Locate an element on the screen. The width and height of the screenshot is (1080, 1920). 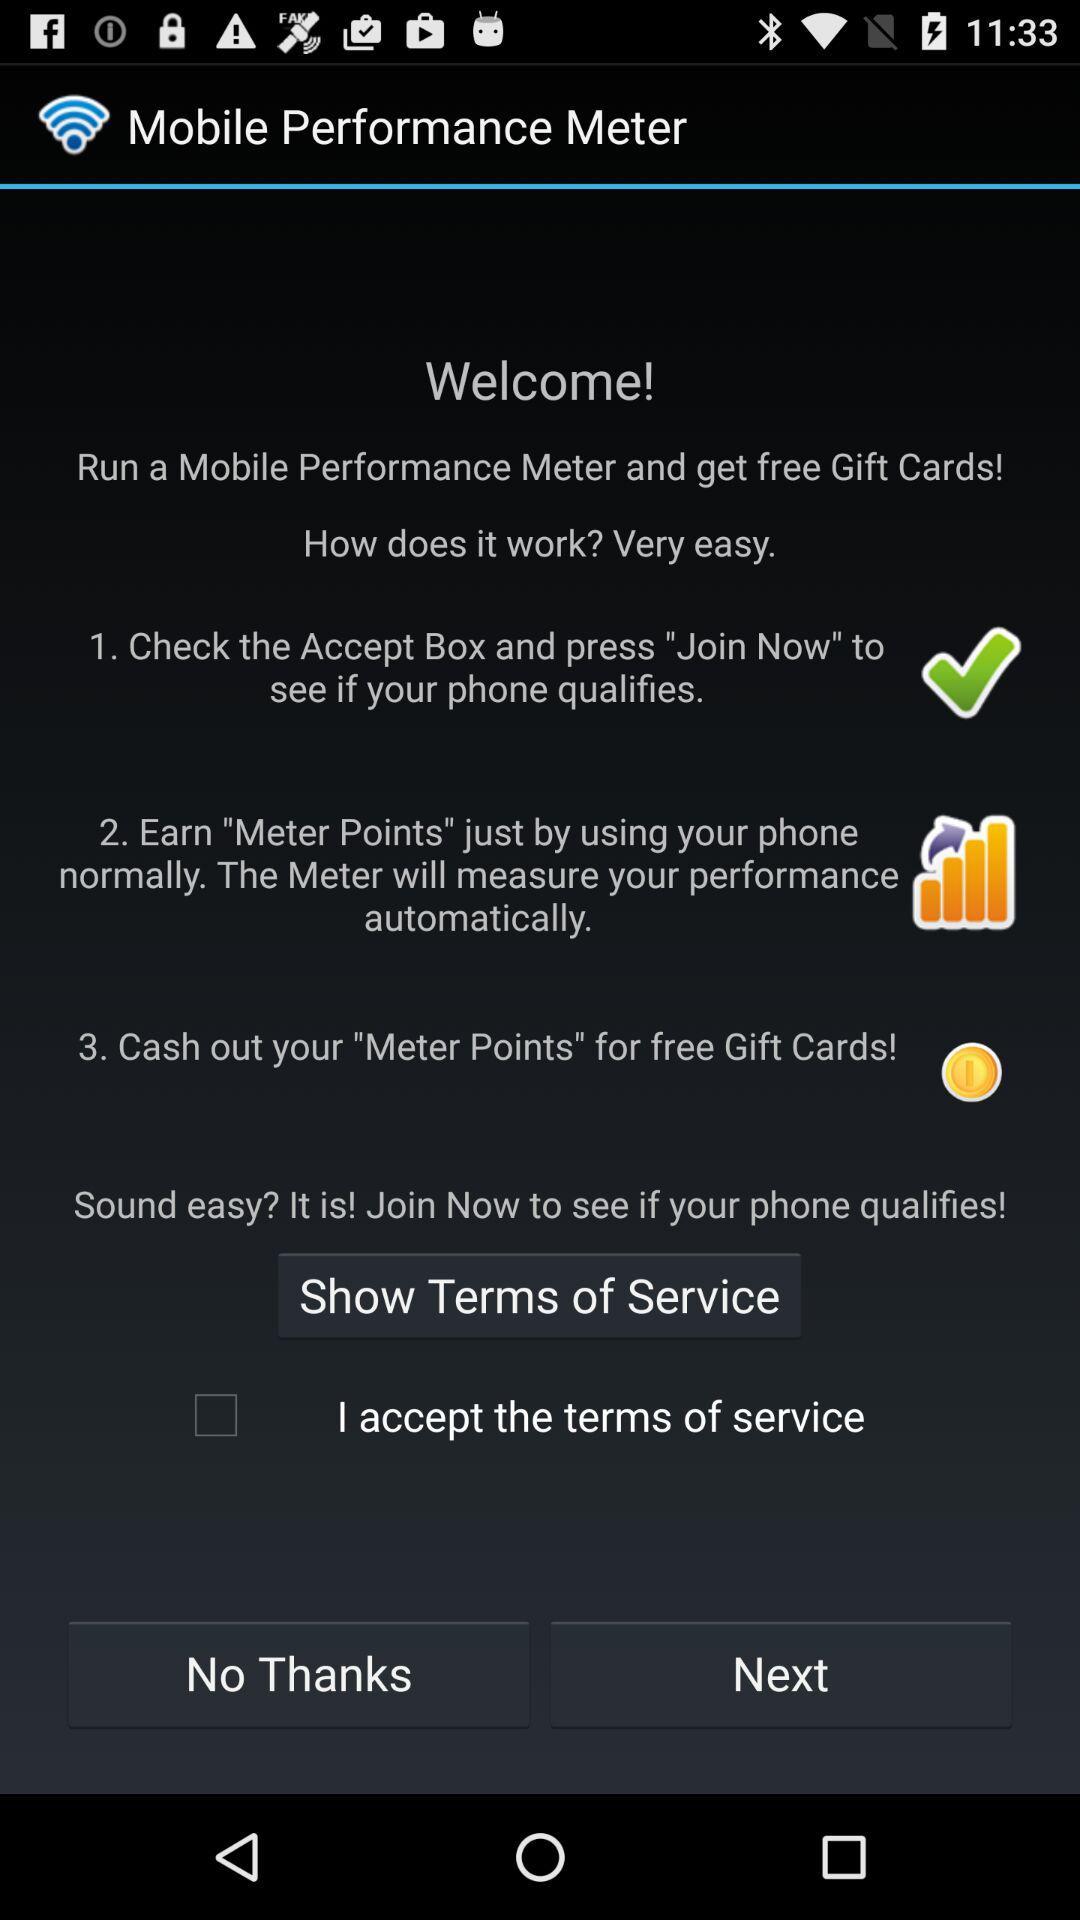
icon below the i accept the item is located at coordinates (780, 1673).